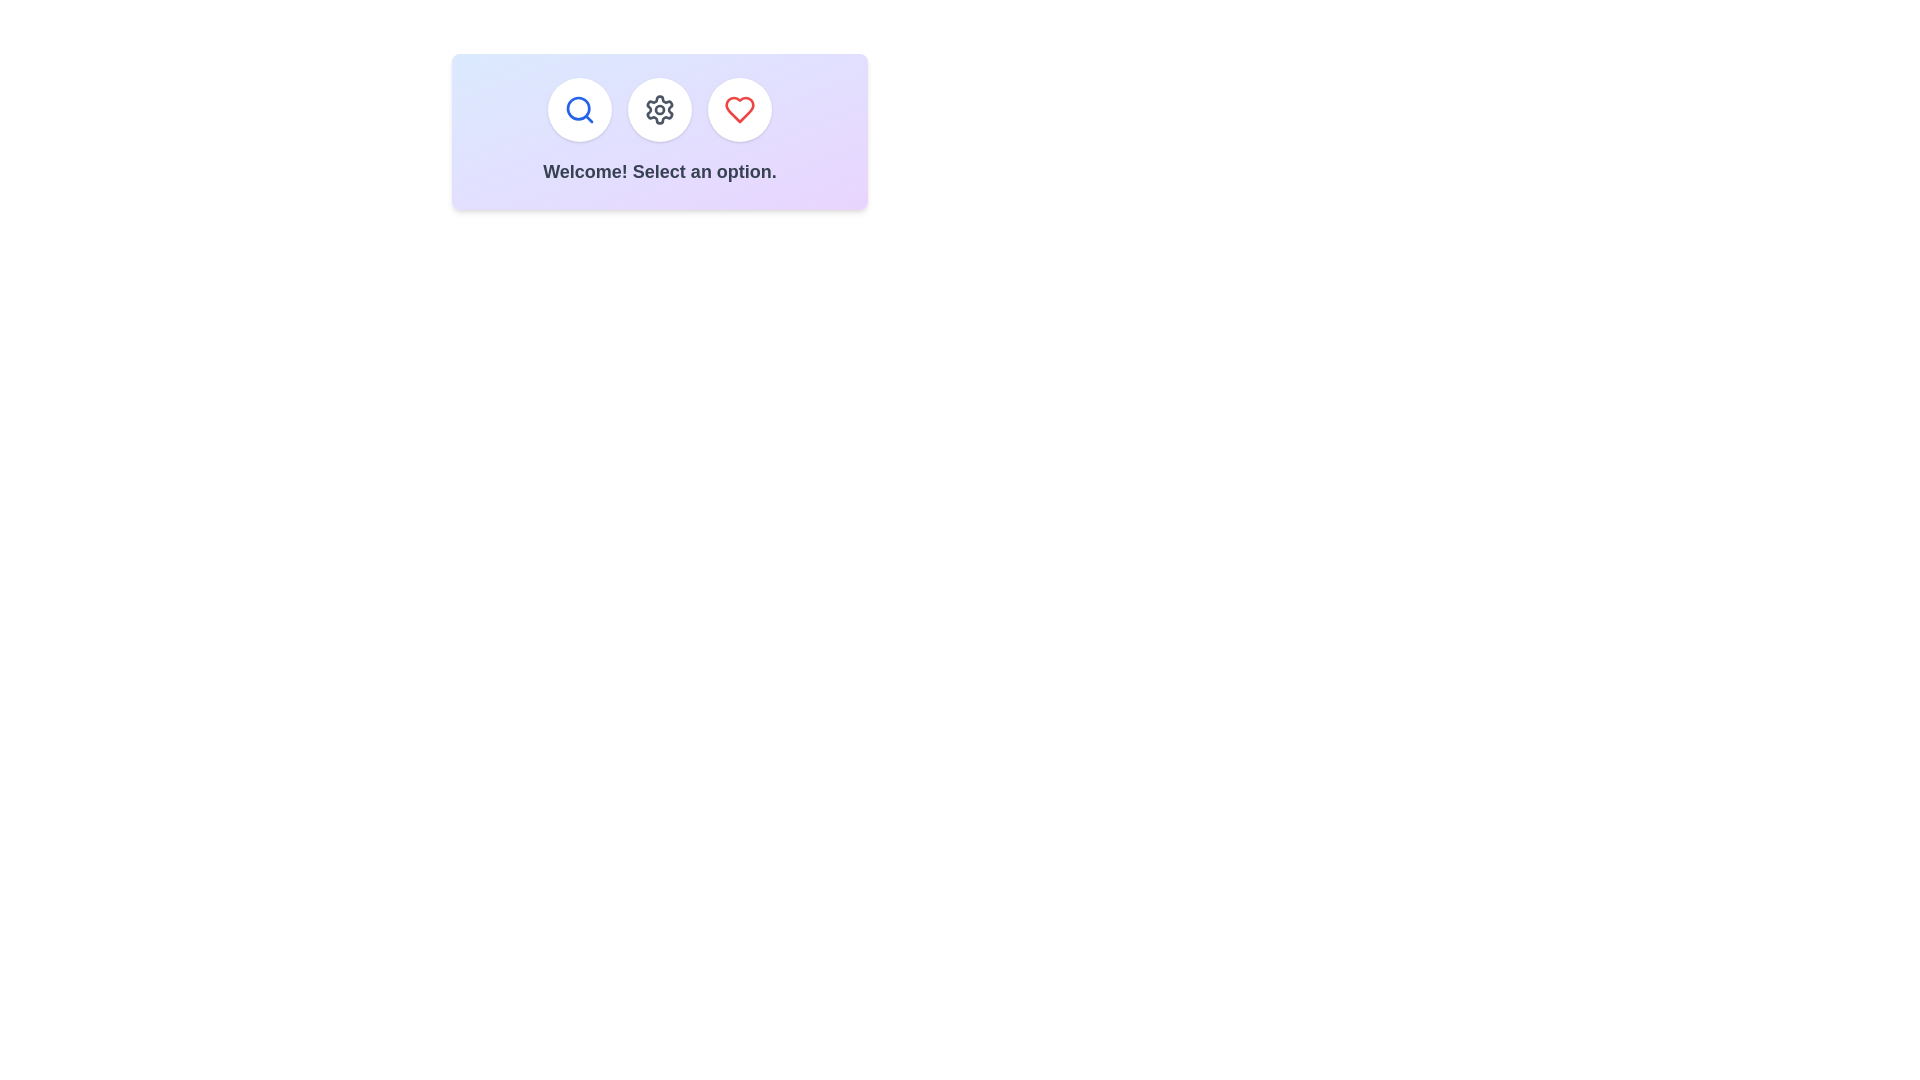 The height and width of the screenshot is (1080, 1920). I want to click on the gear-shaped icon, which is the second in a horizontal arrangement of three circular icons, so click(660, 110).